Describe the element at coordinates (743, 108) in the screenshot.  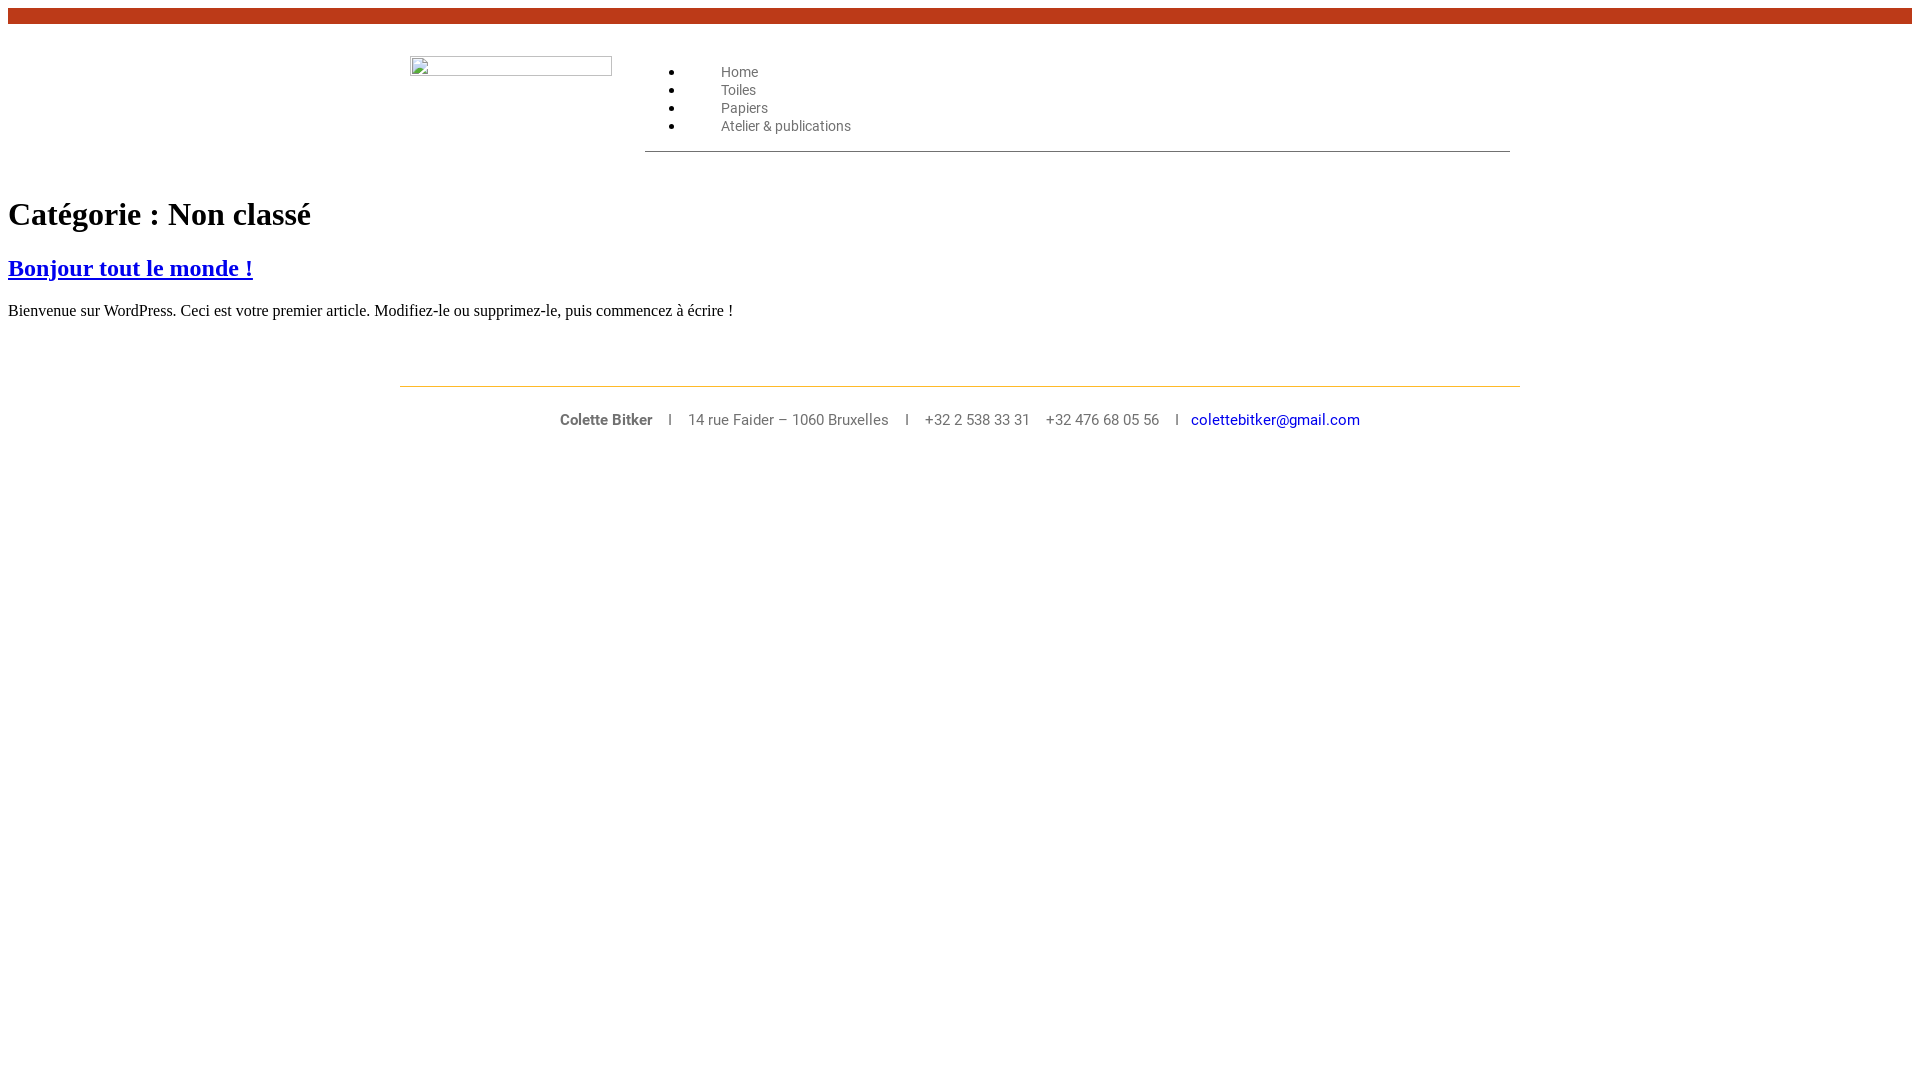
I see `'Papiers'` at that location.